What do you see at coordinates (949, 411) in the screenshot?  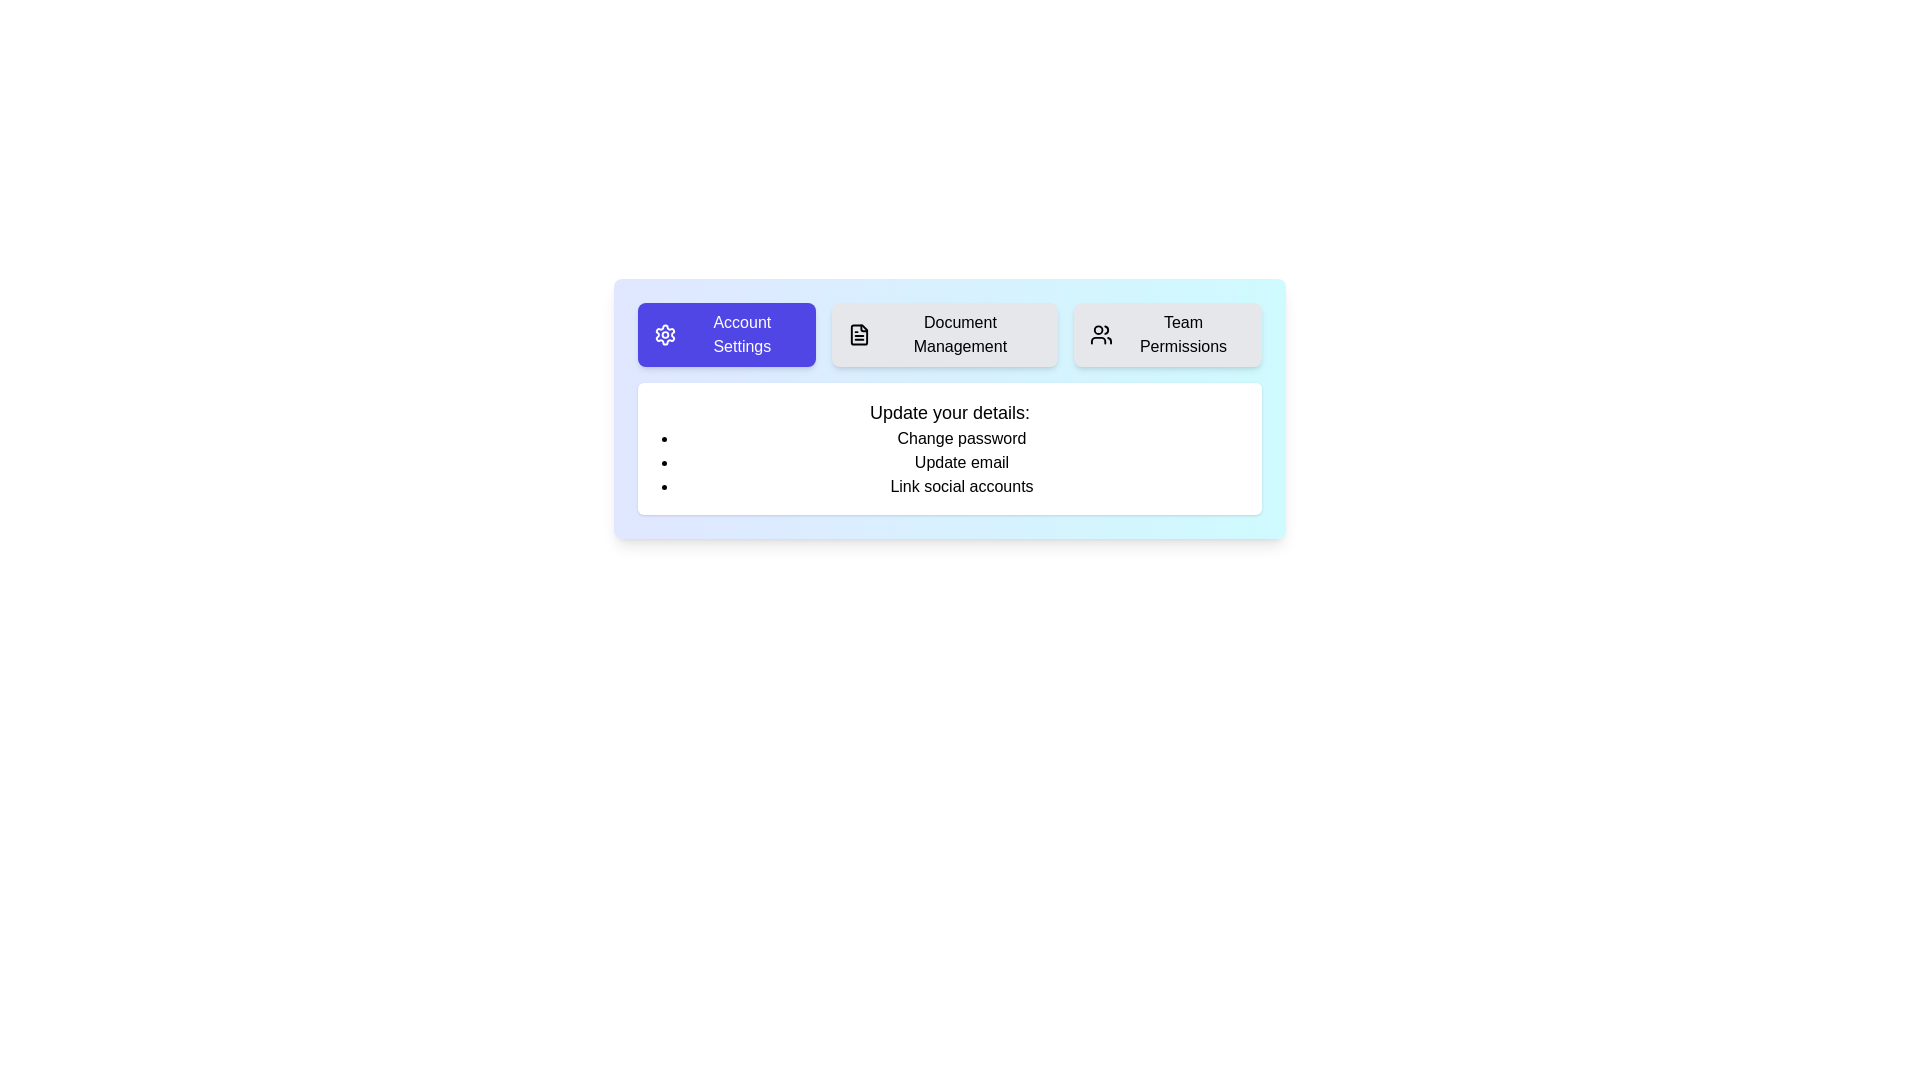 I see `the heading text element that introduces the list of account update options to focus it` at bounding box center [949, 411].